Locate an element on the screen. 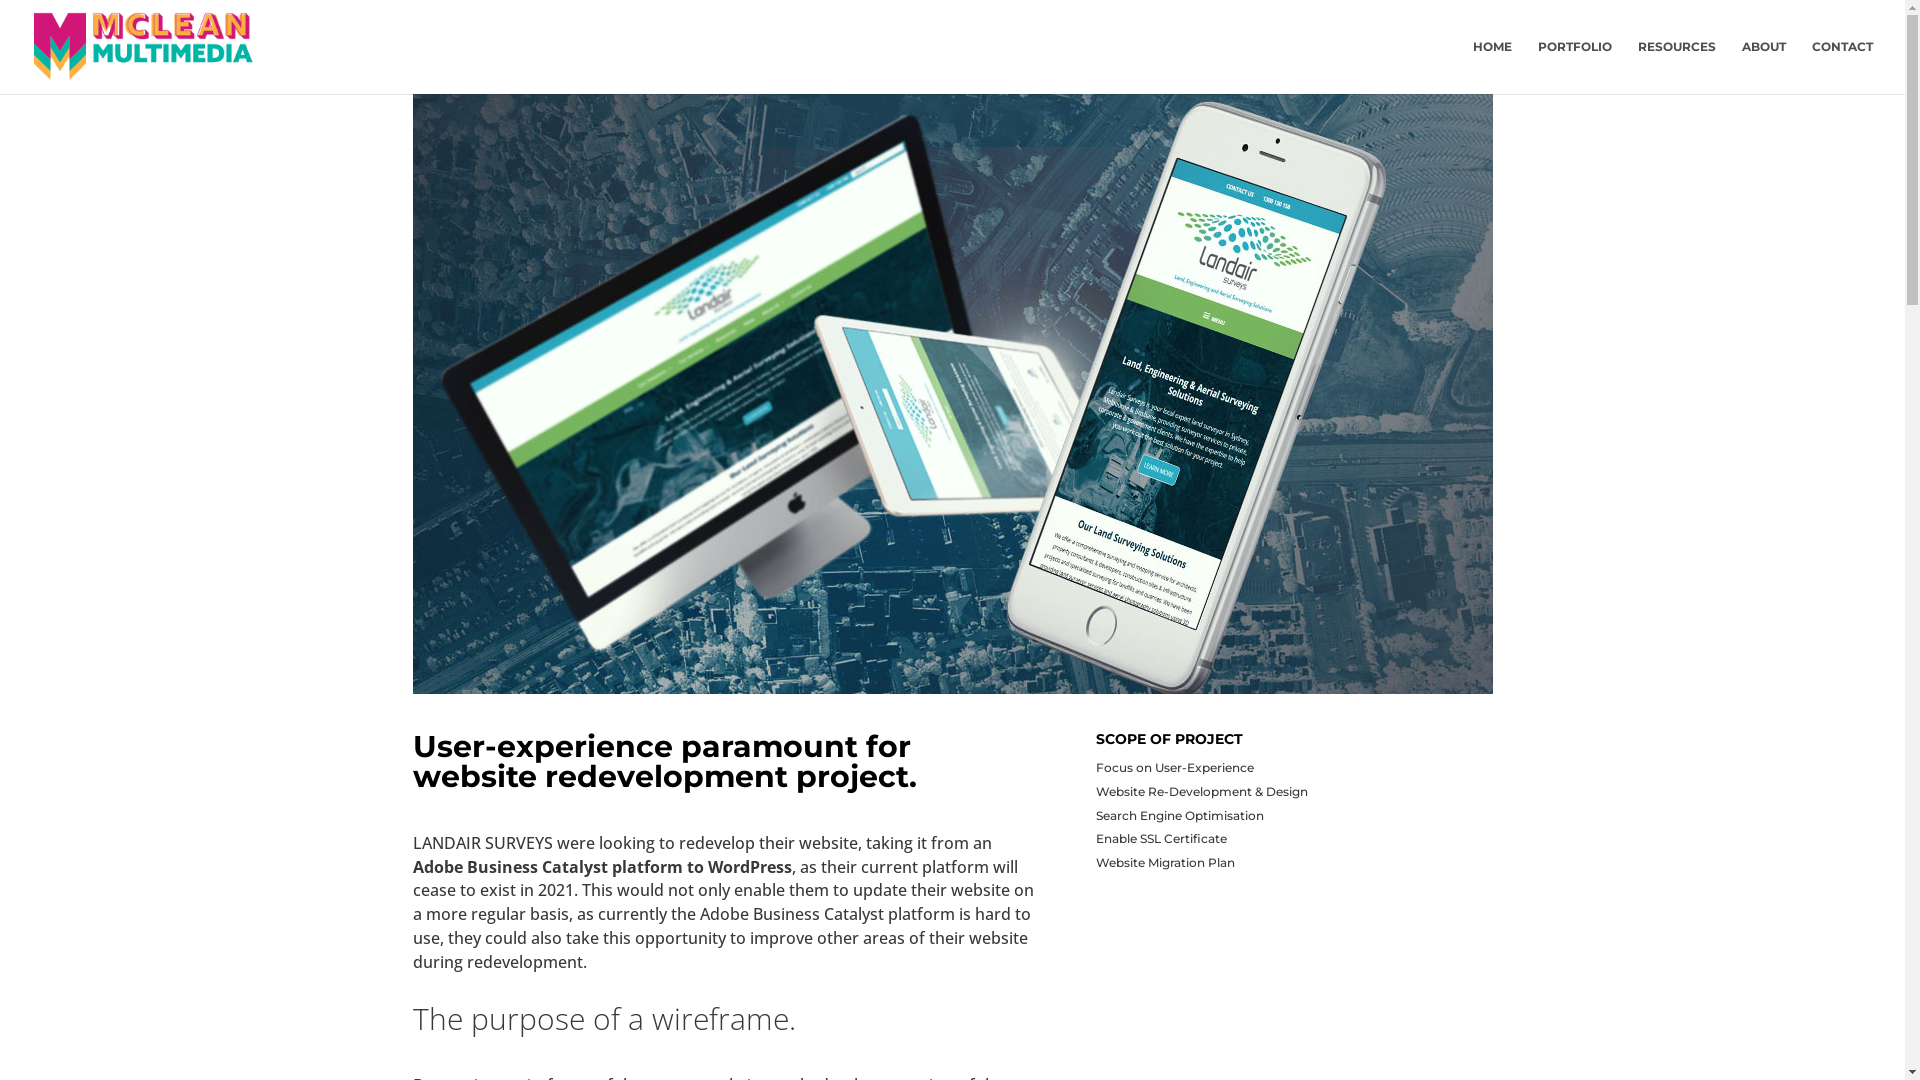 Image resolution: width=1920 pixels, height=1080 pixels. 'HOME' is located at coordinates (1492, 65).